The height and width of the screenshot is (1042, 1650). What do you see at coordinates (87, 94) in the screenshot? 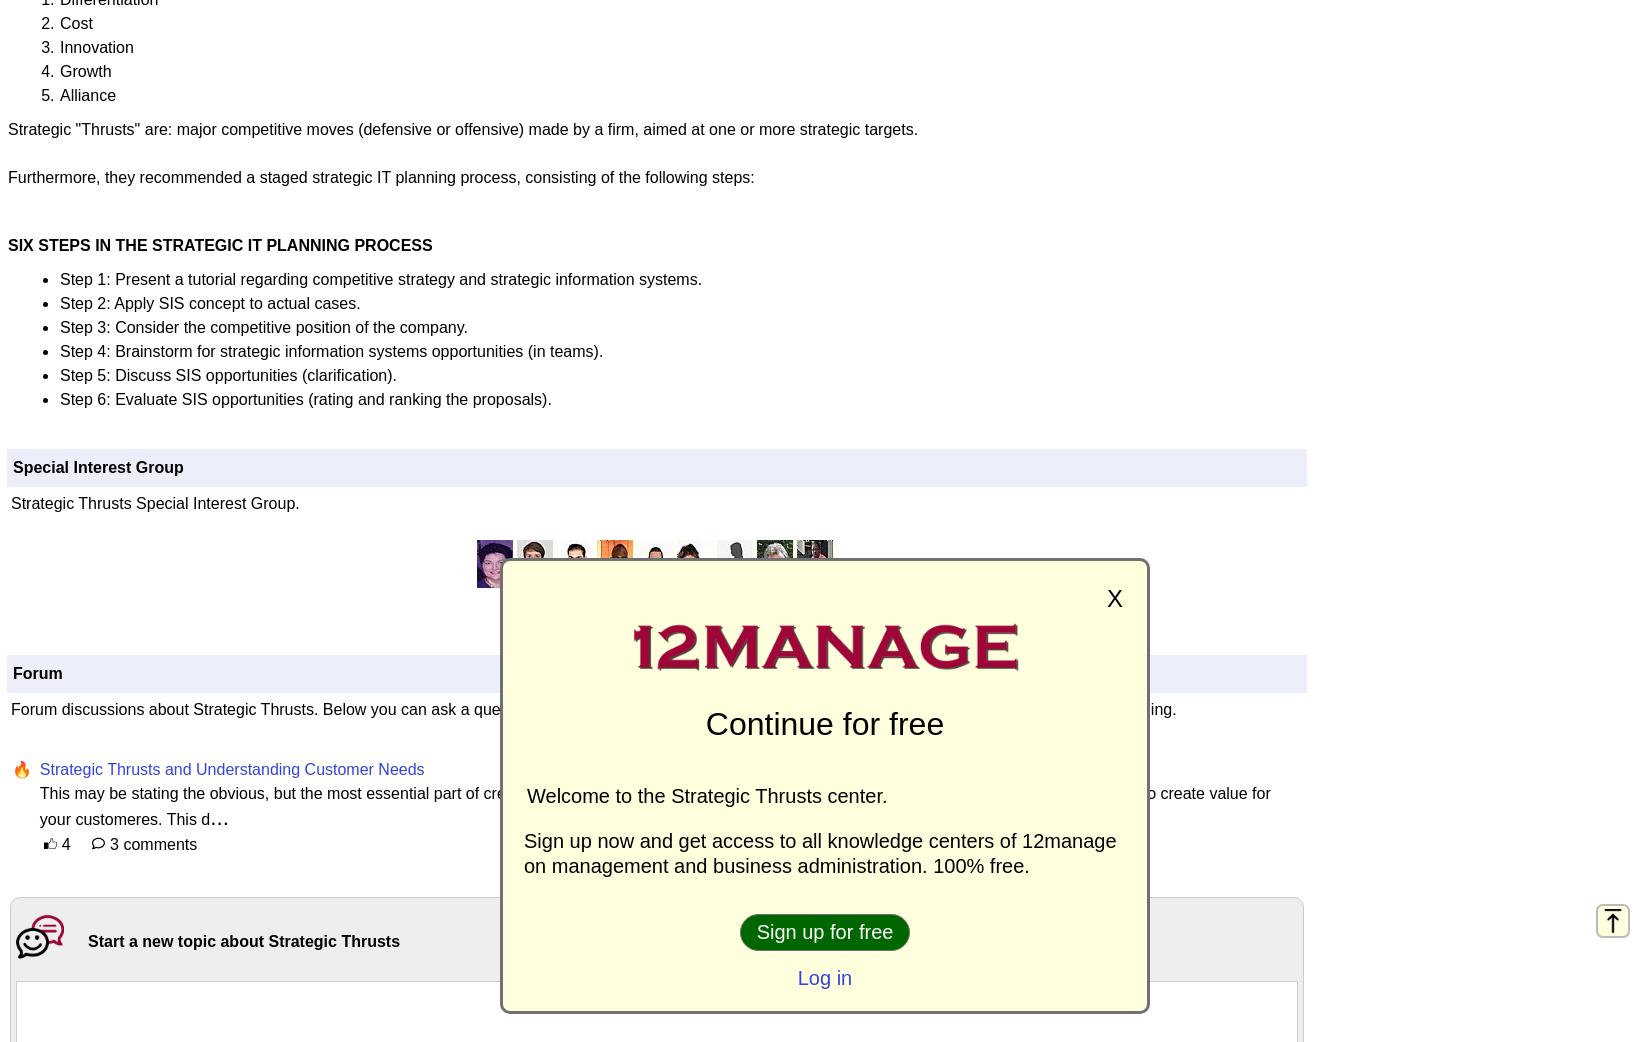
I see `'Alliance'` at bounding box center [87, 94].